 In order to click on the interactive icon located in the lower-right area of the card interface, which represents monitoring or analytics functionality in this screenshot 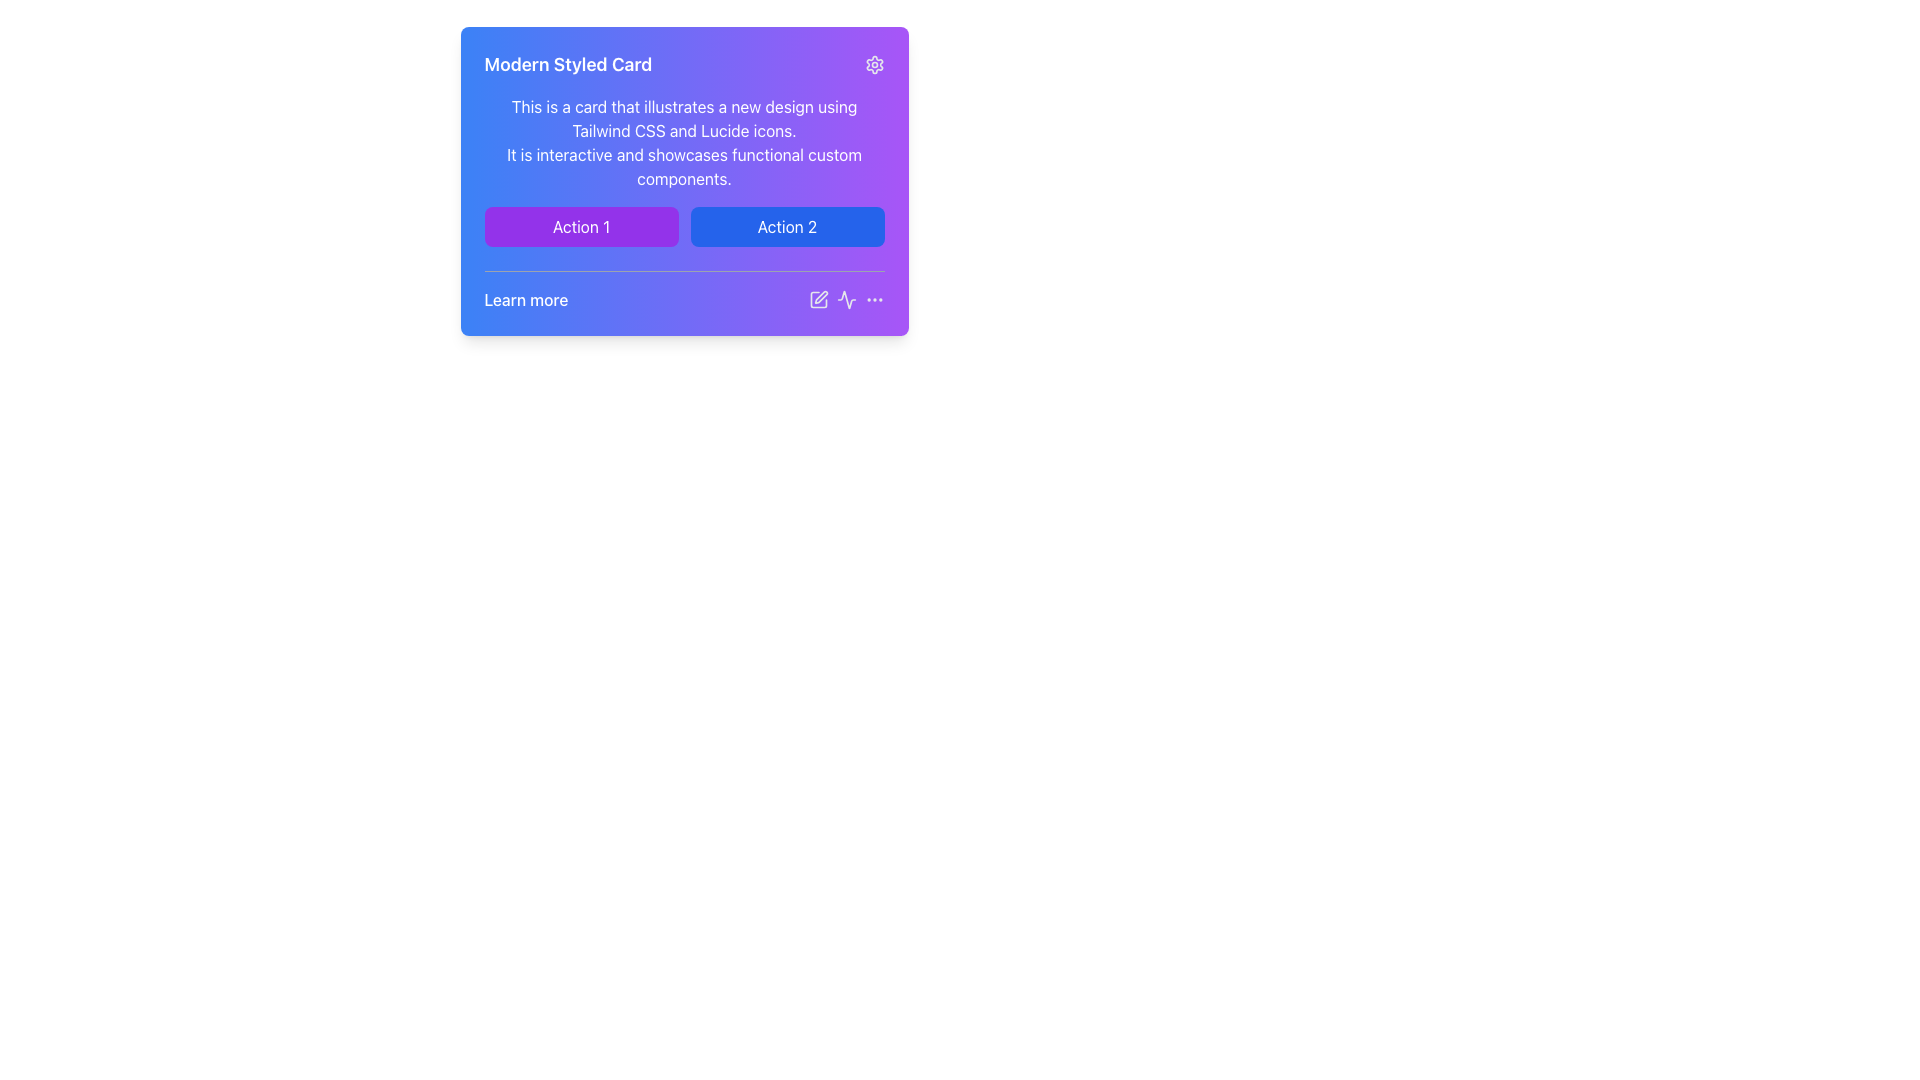, I will do `click(846, 300)`.